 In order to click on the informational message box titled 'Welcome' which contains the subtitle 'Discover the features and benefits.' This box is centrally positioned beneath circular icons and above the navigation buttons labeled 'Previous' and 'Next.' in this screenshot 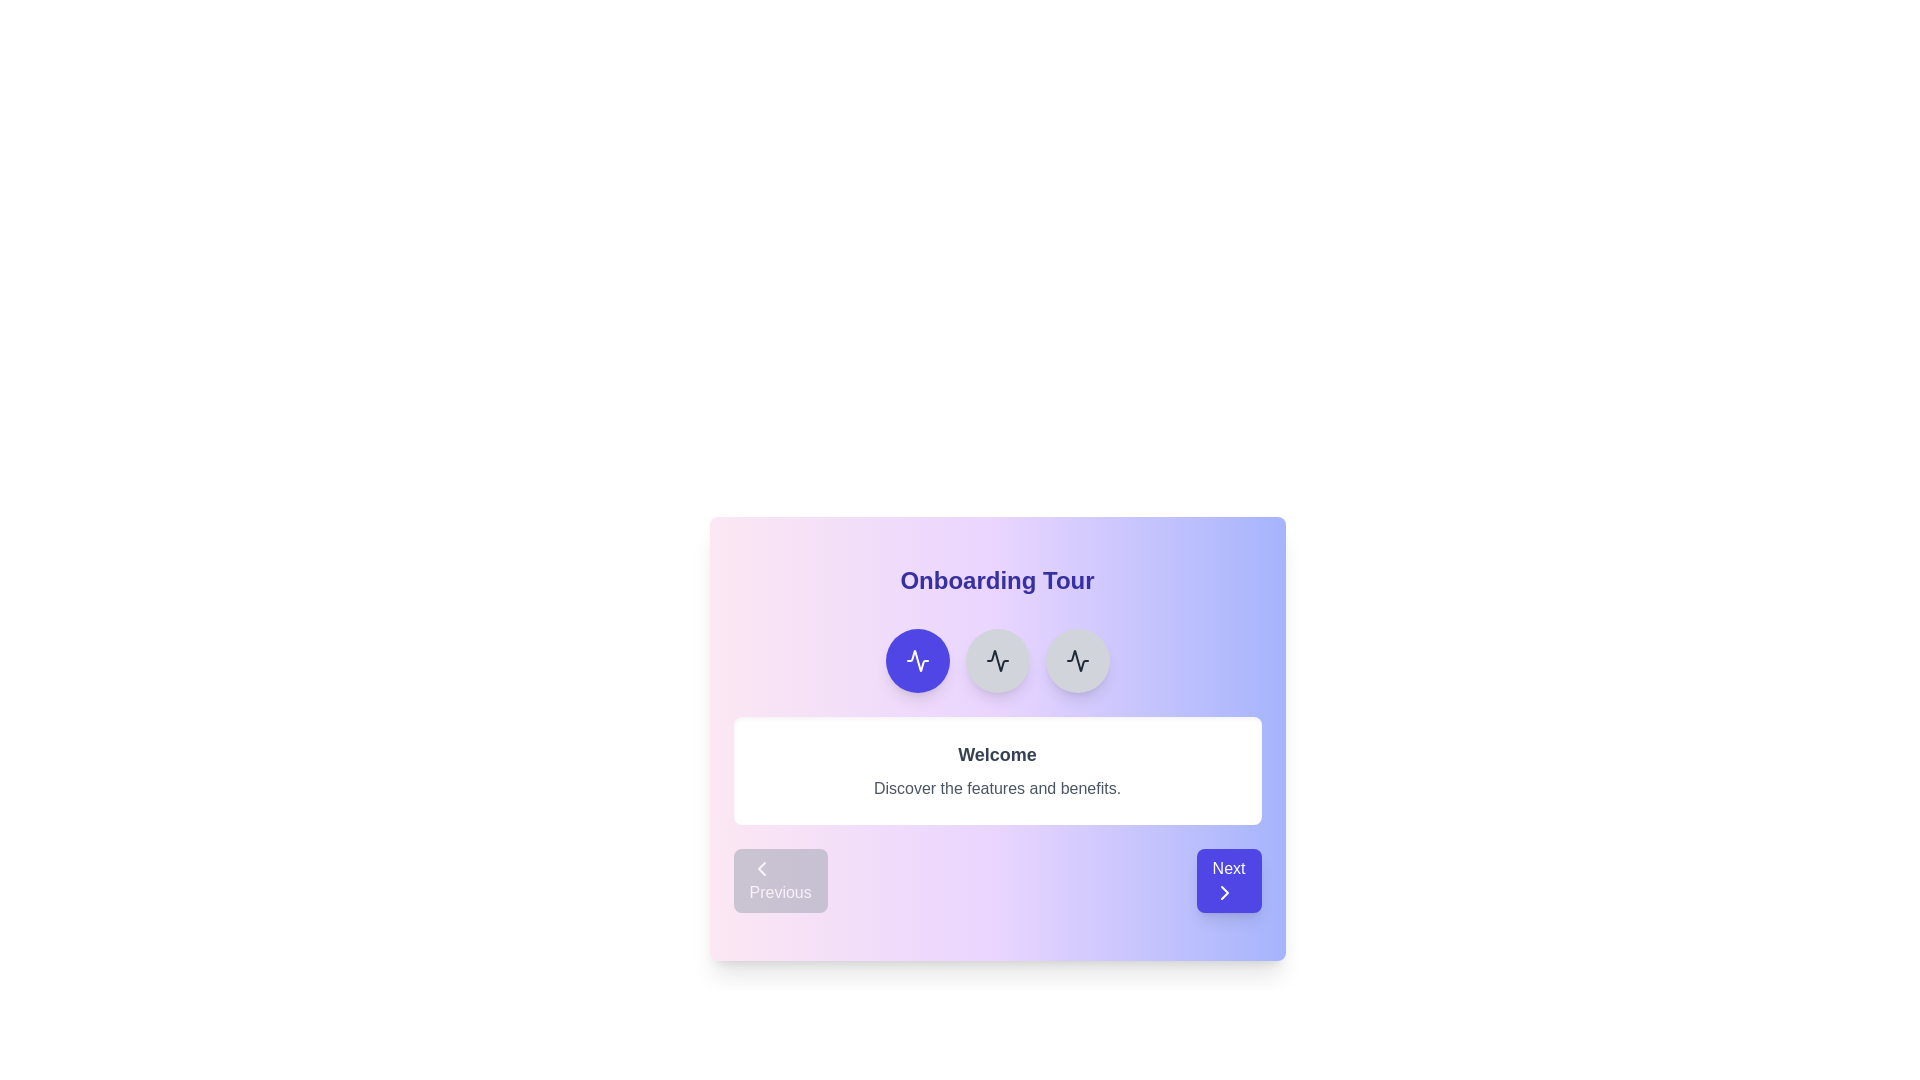, I will do `click(997, 770)`.